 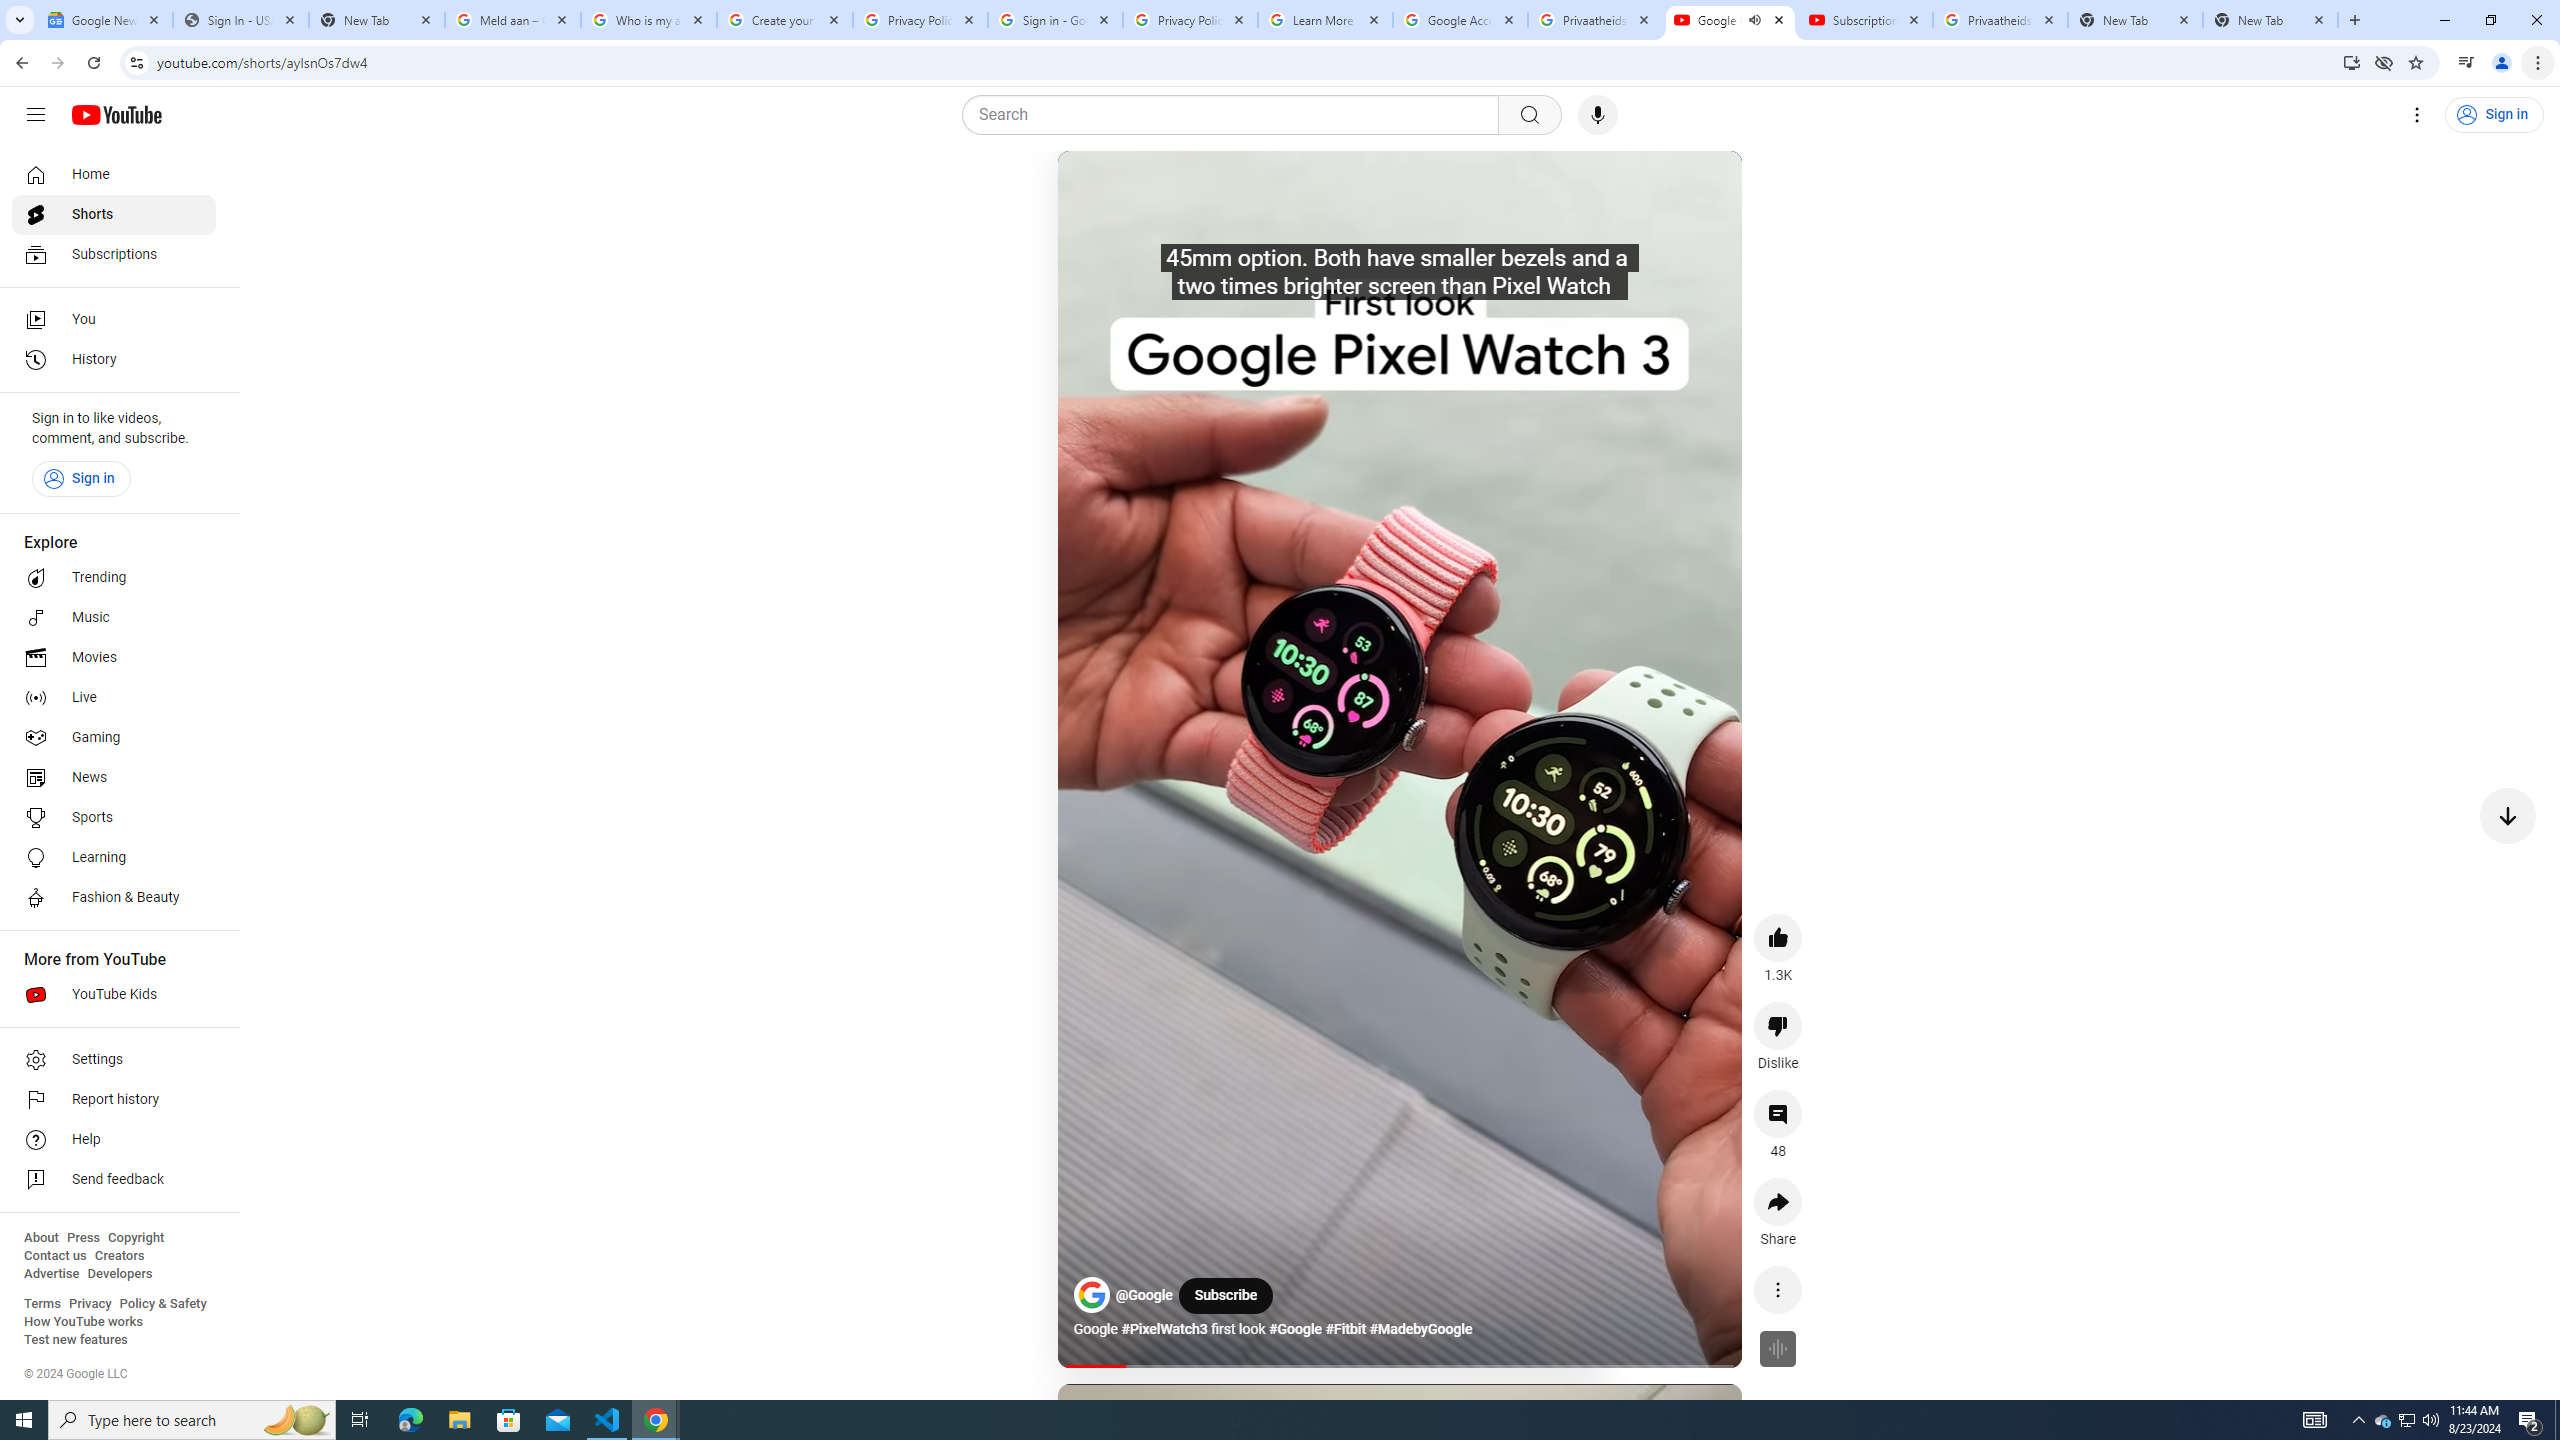 What do you see at coordinates (134, 1237) in the screenshot?
I see `'Copyright'` at bounding box center [134, 1237].